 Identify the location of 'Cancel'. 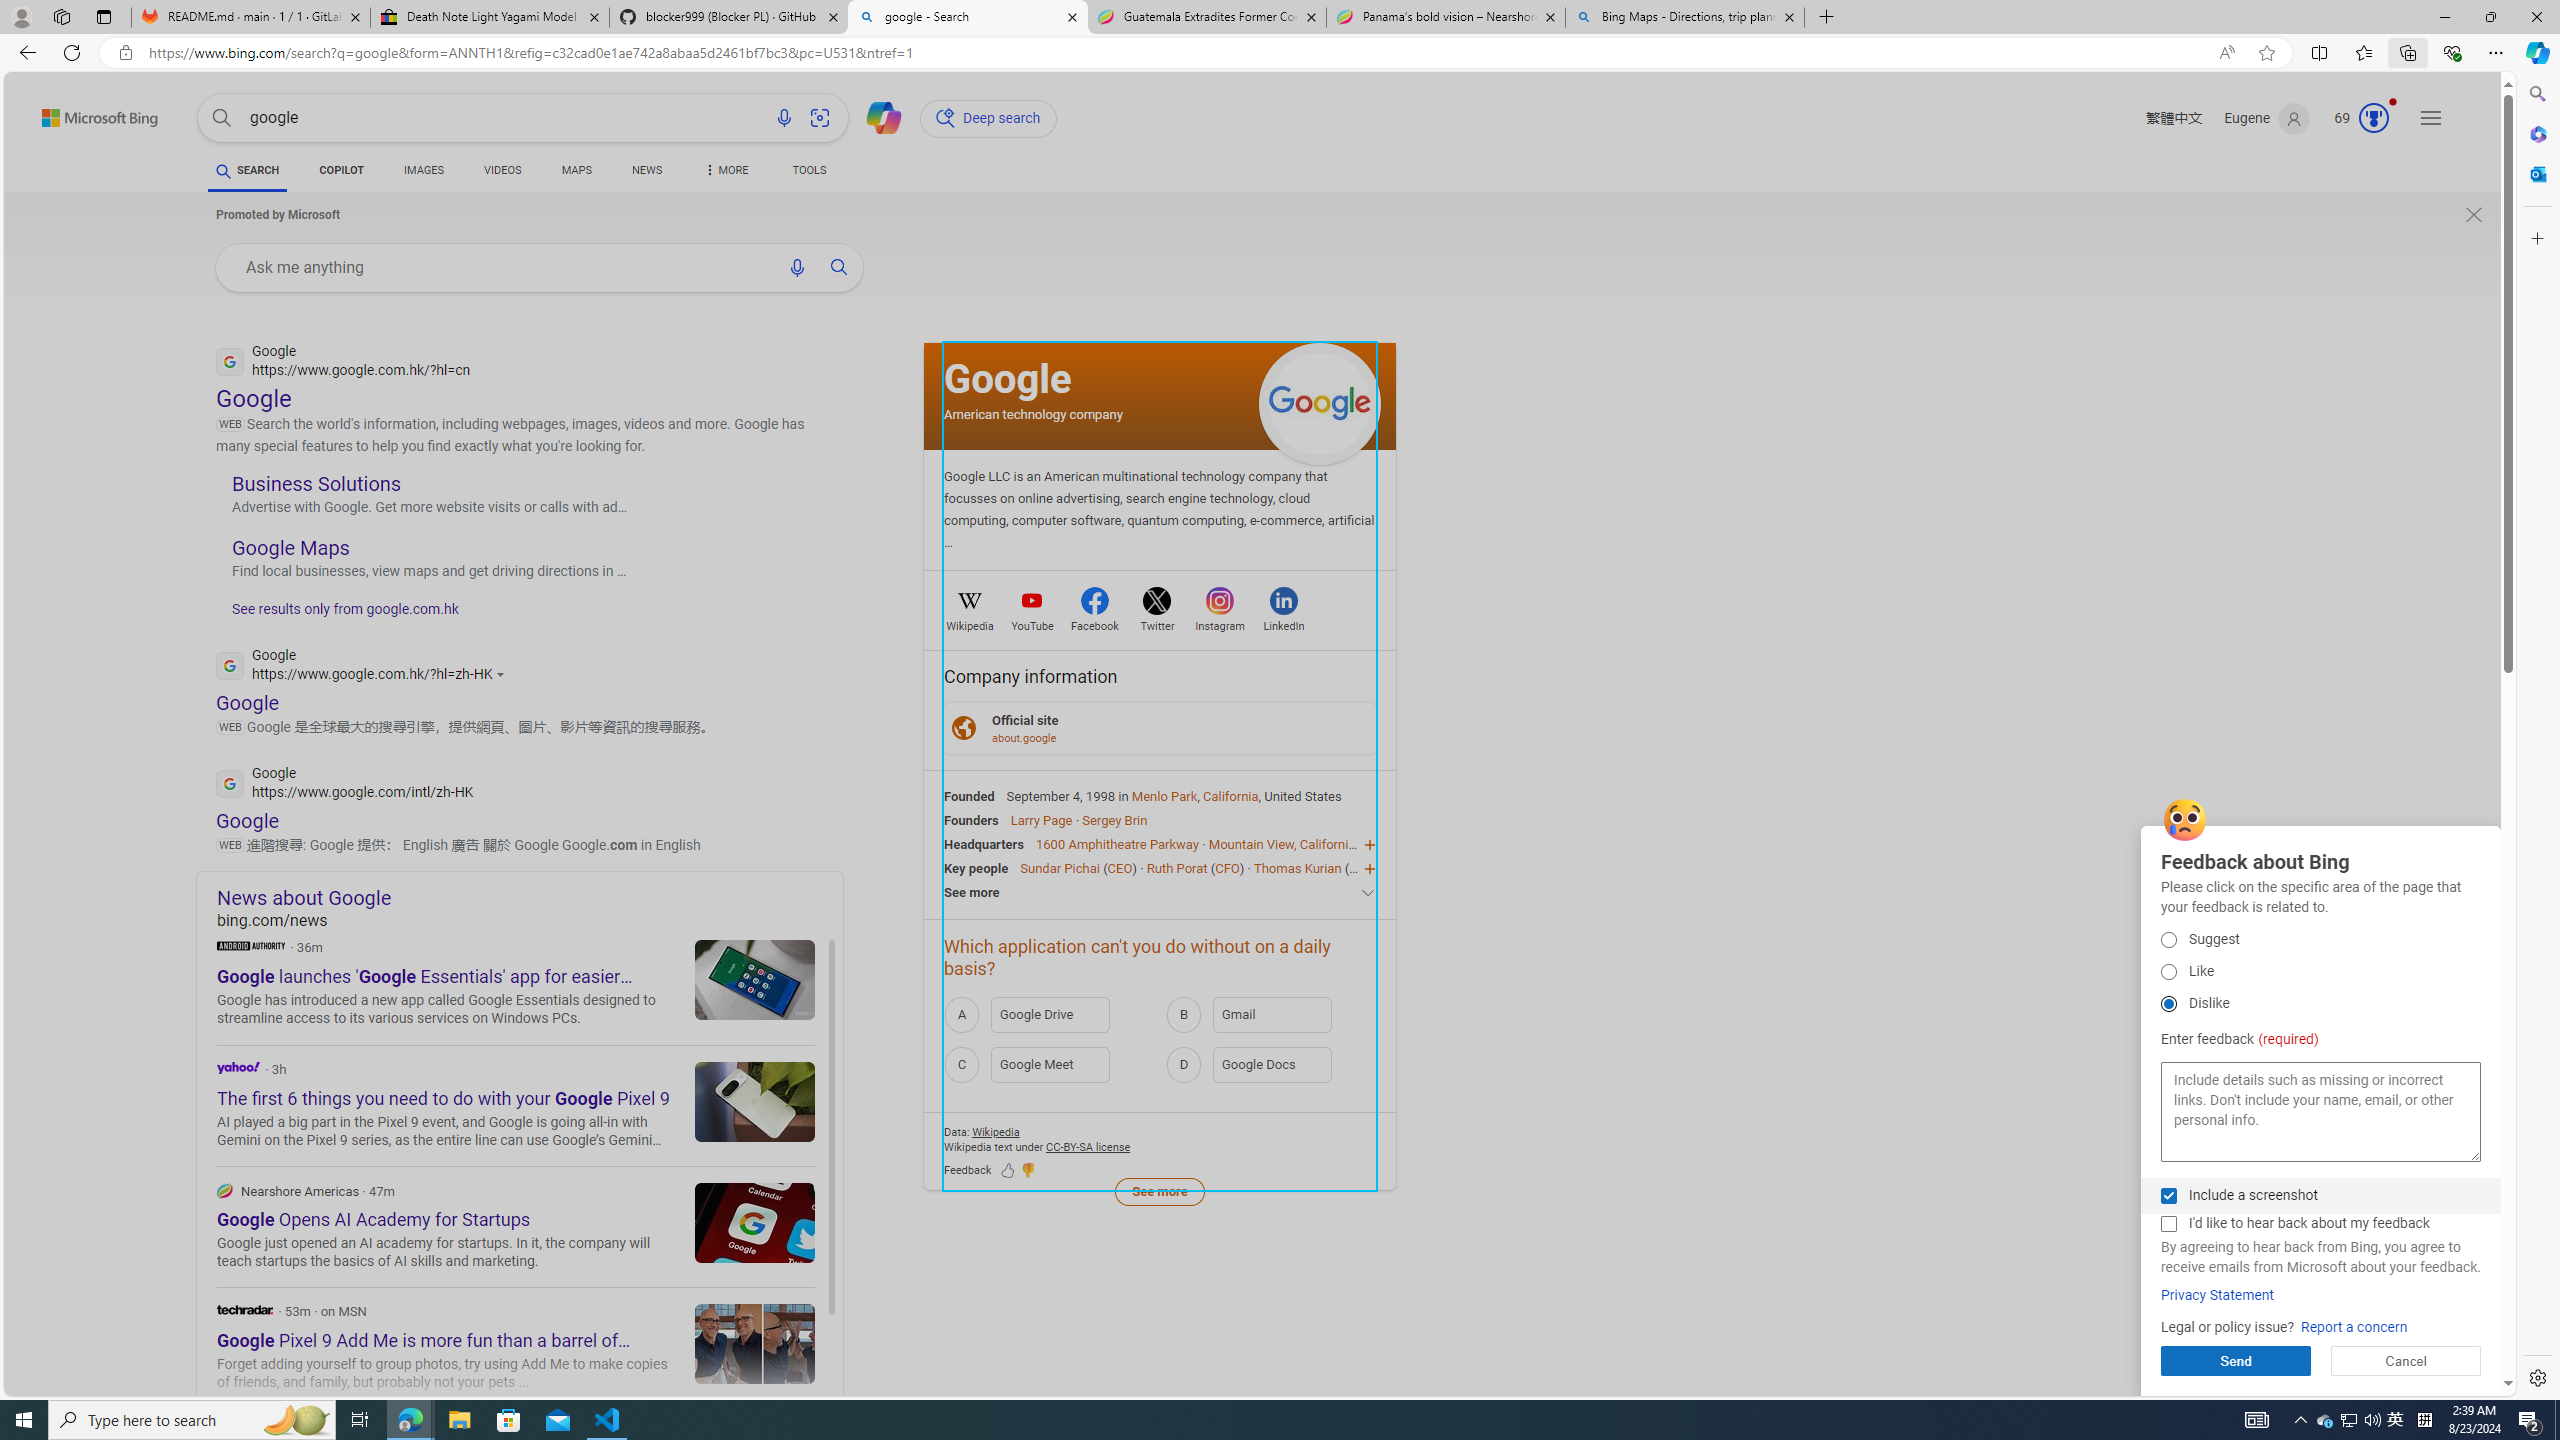
(2405, 1360).